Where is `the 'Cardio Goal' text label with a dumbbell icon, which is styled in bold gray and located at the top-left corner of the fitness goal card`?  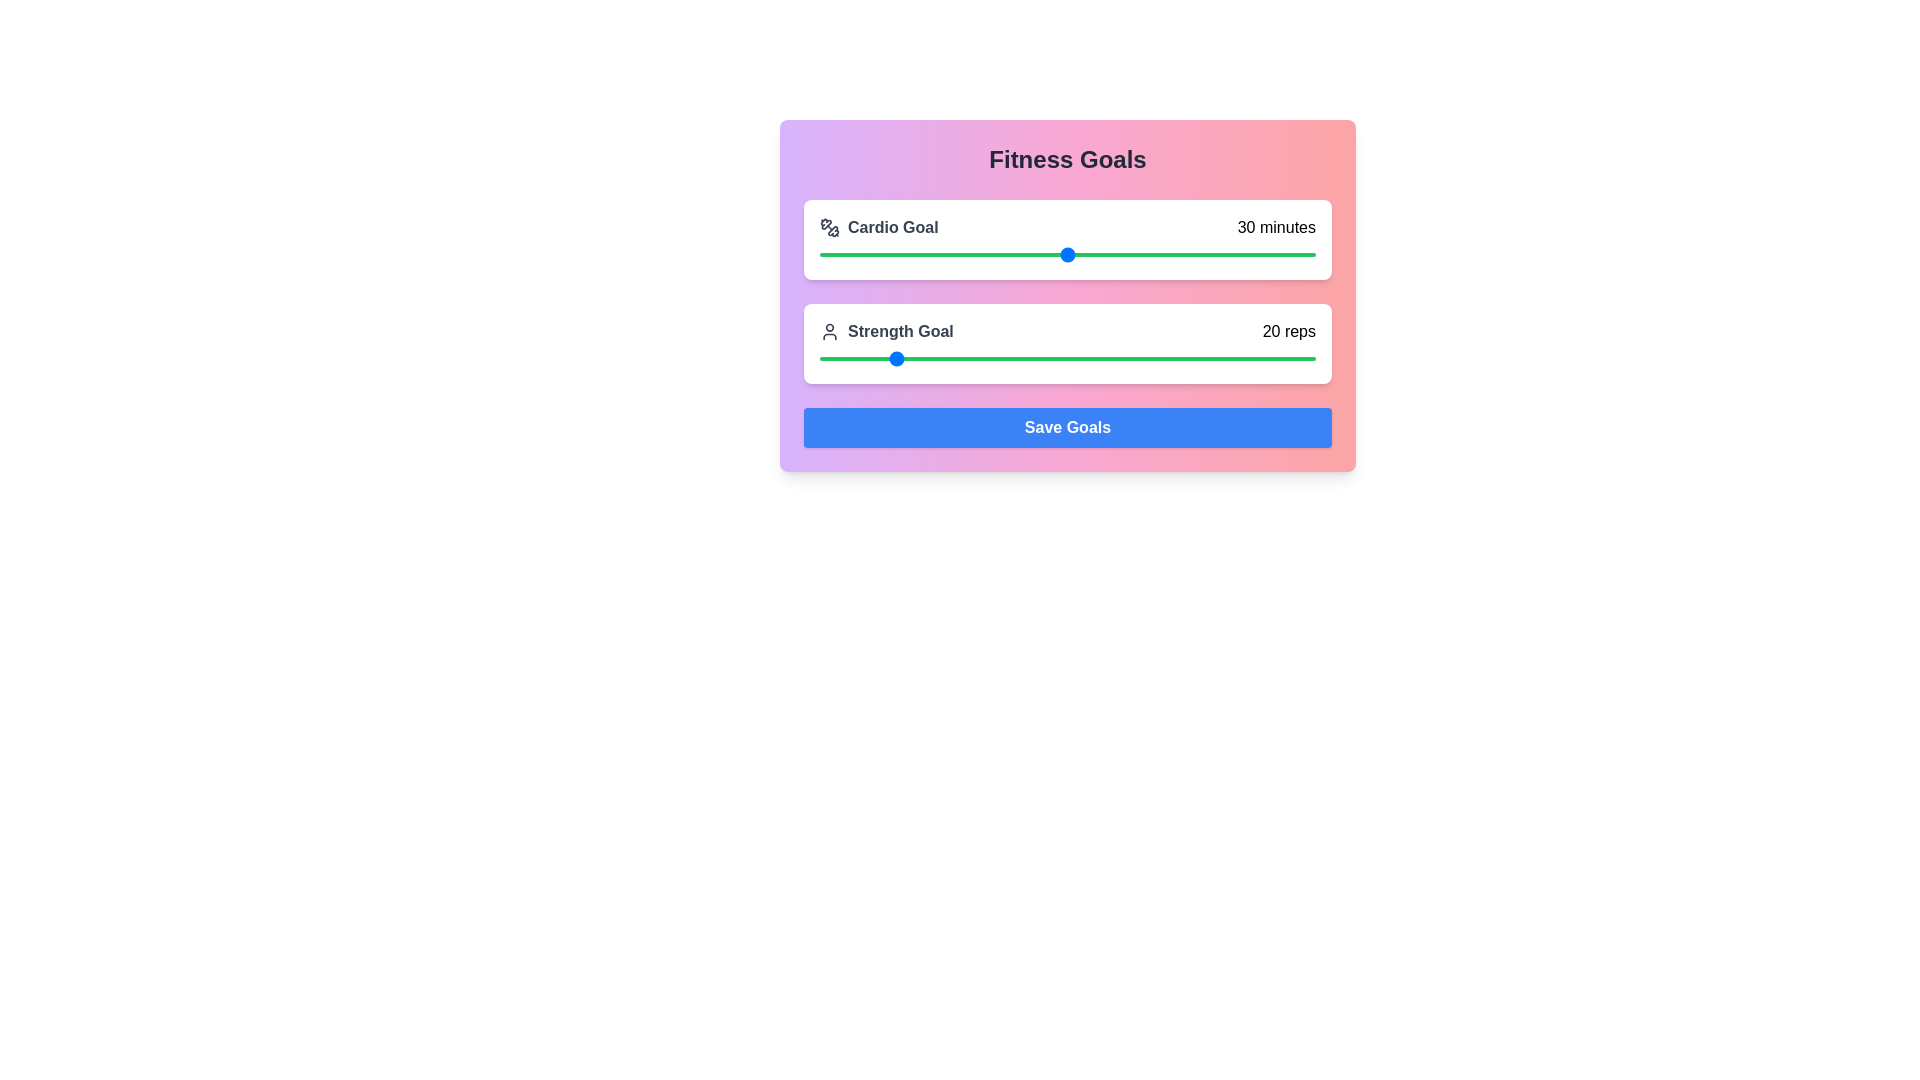
the 'Cardio Goal' text label with a dumbbell icon, which is styled in bold gray and located at the top-left corner of the fitness goal card is located at coordinates (879, 226).